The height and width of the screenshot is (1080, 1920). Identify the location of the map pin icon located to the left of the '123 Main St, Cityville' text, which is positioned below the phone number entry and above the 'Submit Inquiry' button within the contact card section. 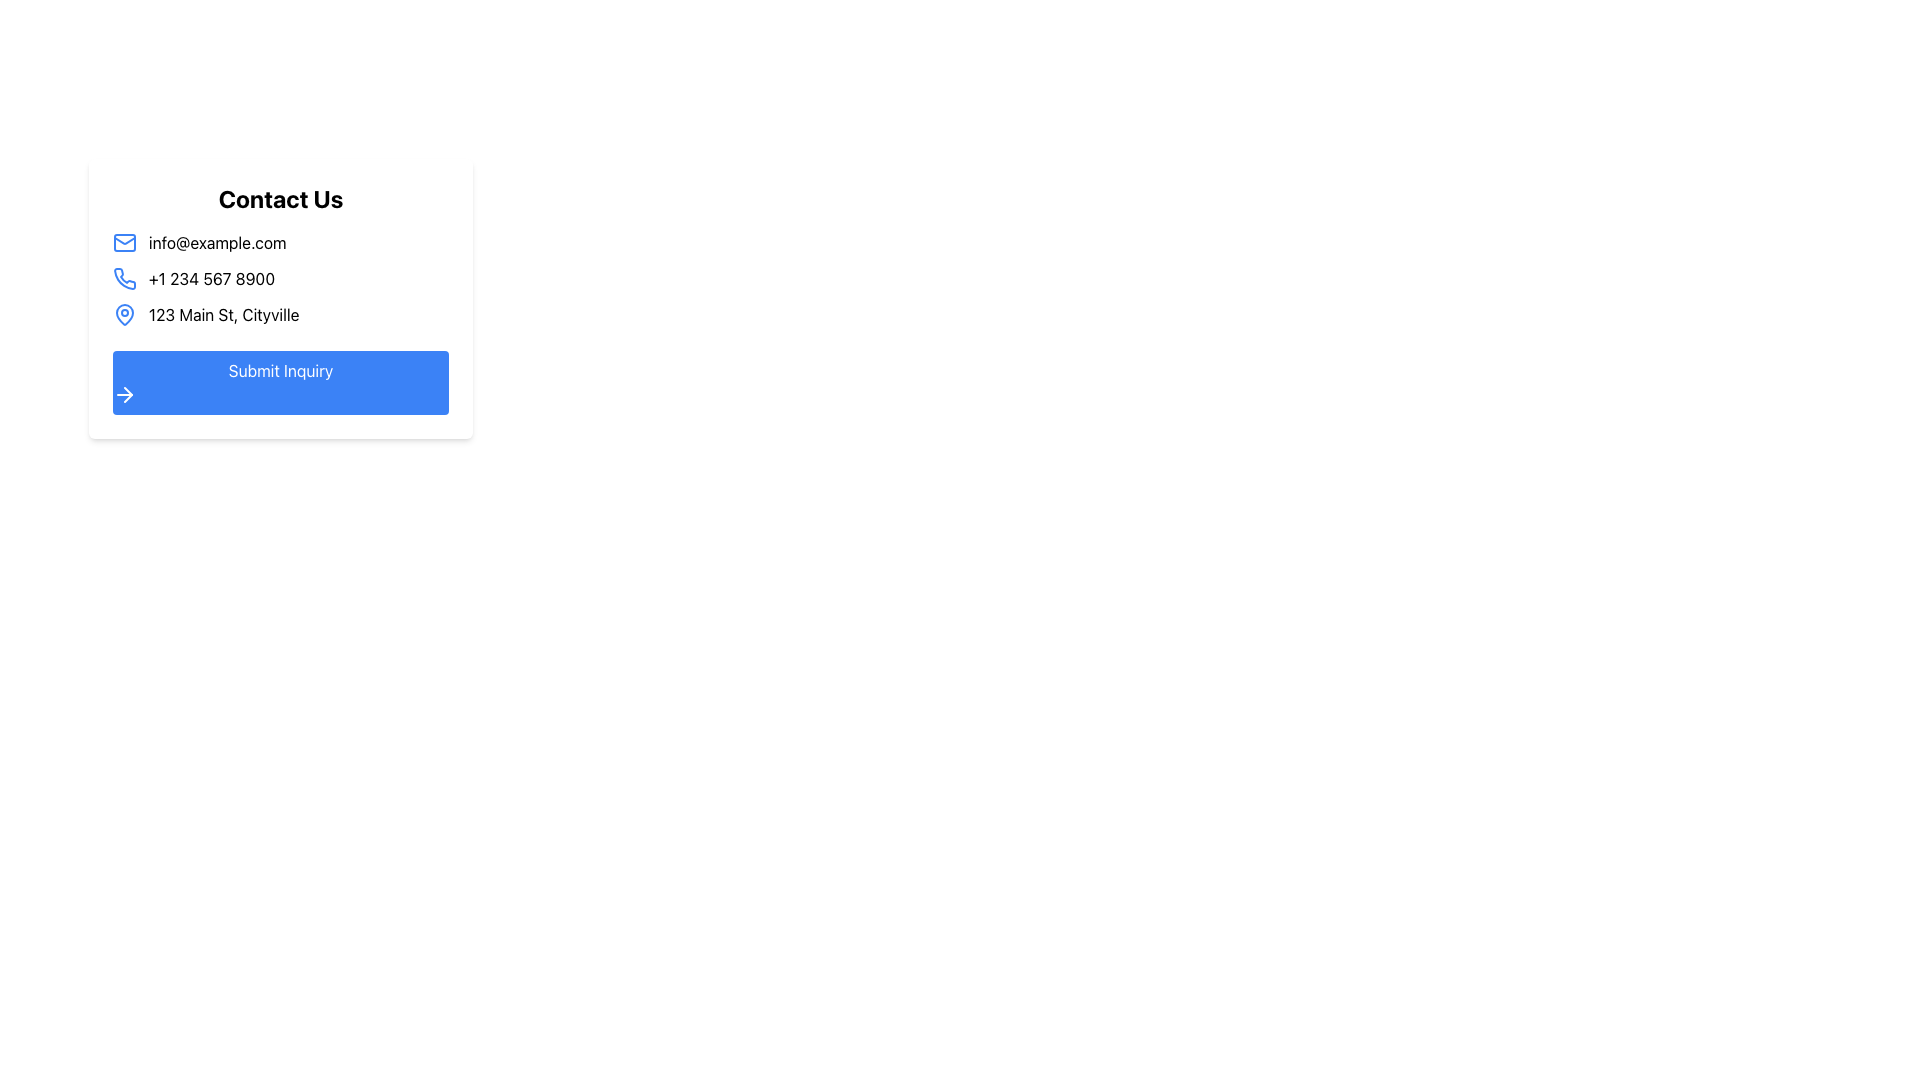
(123, 315).